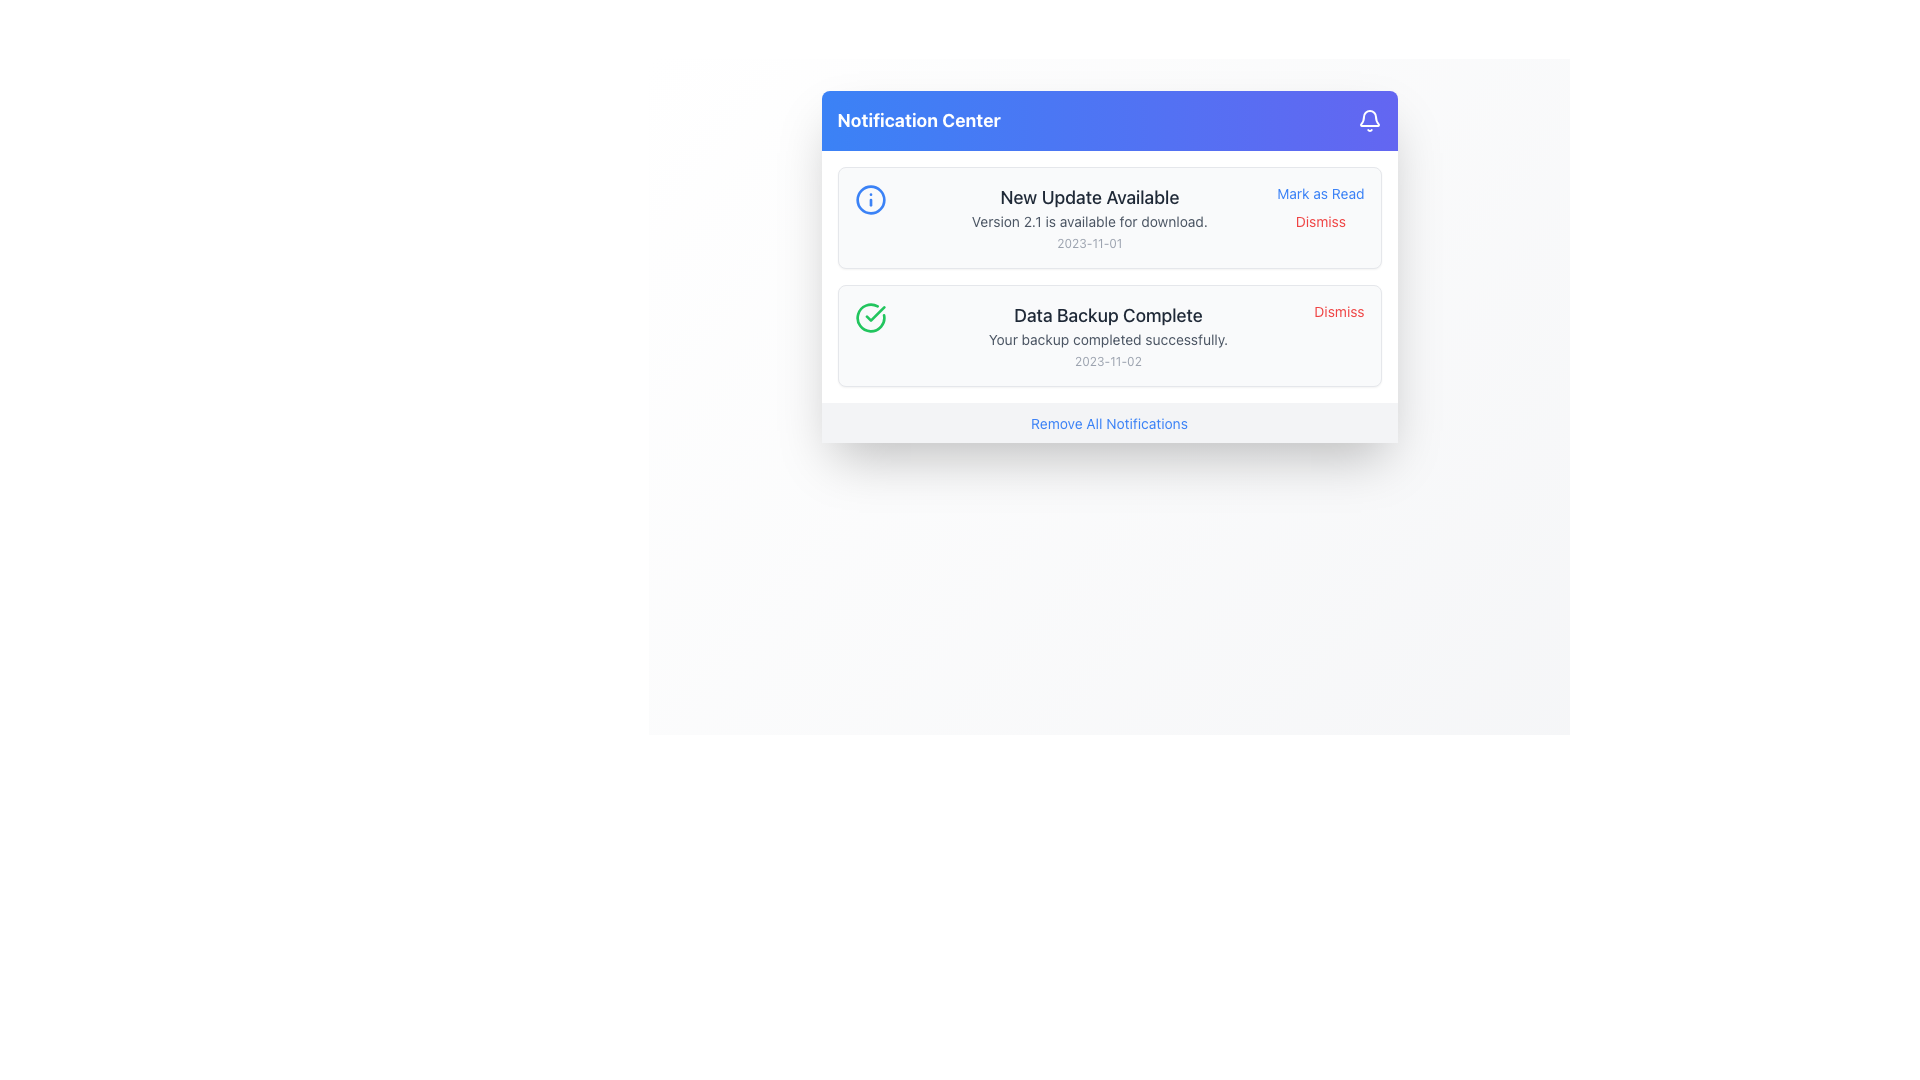 The image size is (1920, 1080). I want to click on the green checkmark icon indicating a completed backup process, which is located inside a circular icon next to the 'Data Backup Complete' notification text in the Notification Center, so click(875, 313).